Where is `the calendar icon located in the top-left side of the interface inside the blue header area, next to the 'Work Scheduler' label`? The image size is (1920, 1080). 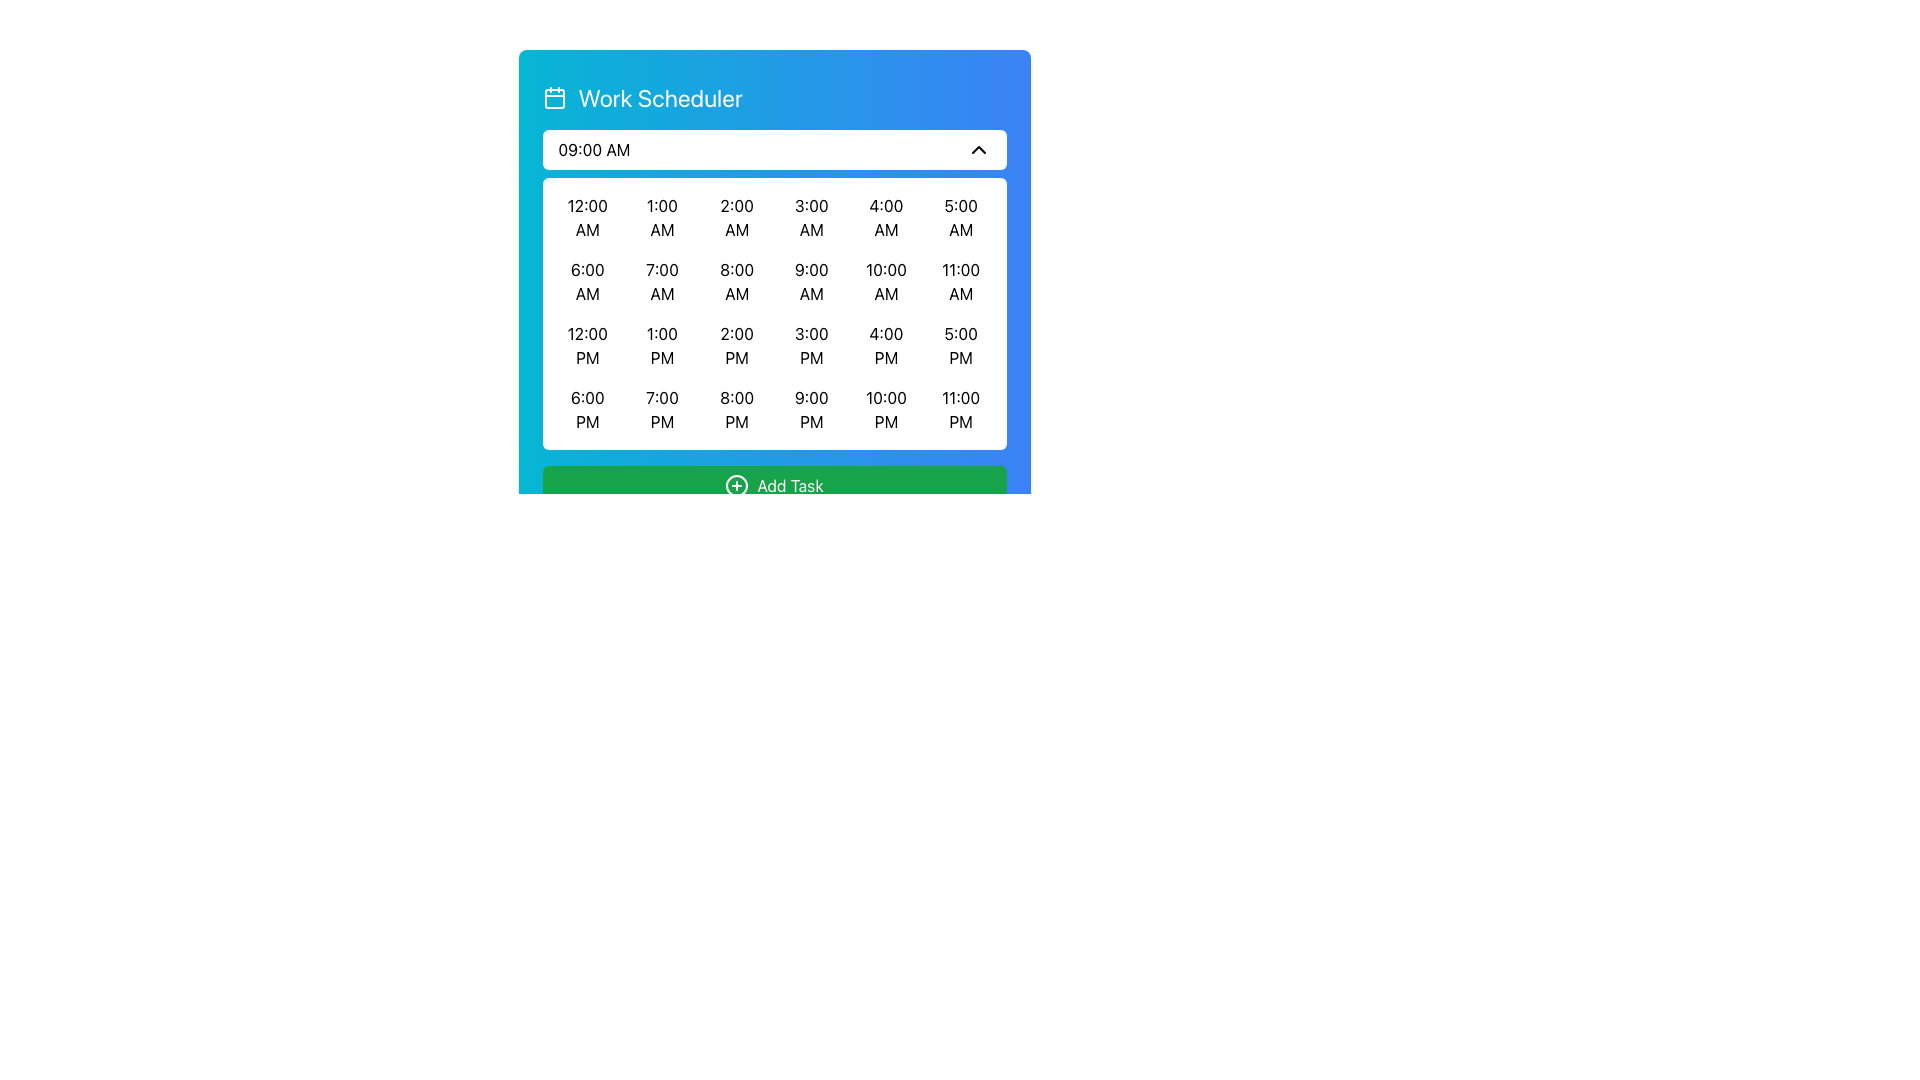 the calendar icon located in the top-left side of the interface inside the blue header area, next to the 'Work Scheduler' label is located at coordinates (554, 97).